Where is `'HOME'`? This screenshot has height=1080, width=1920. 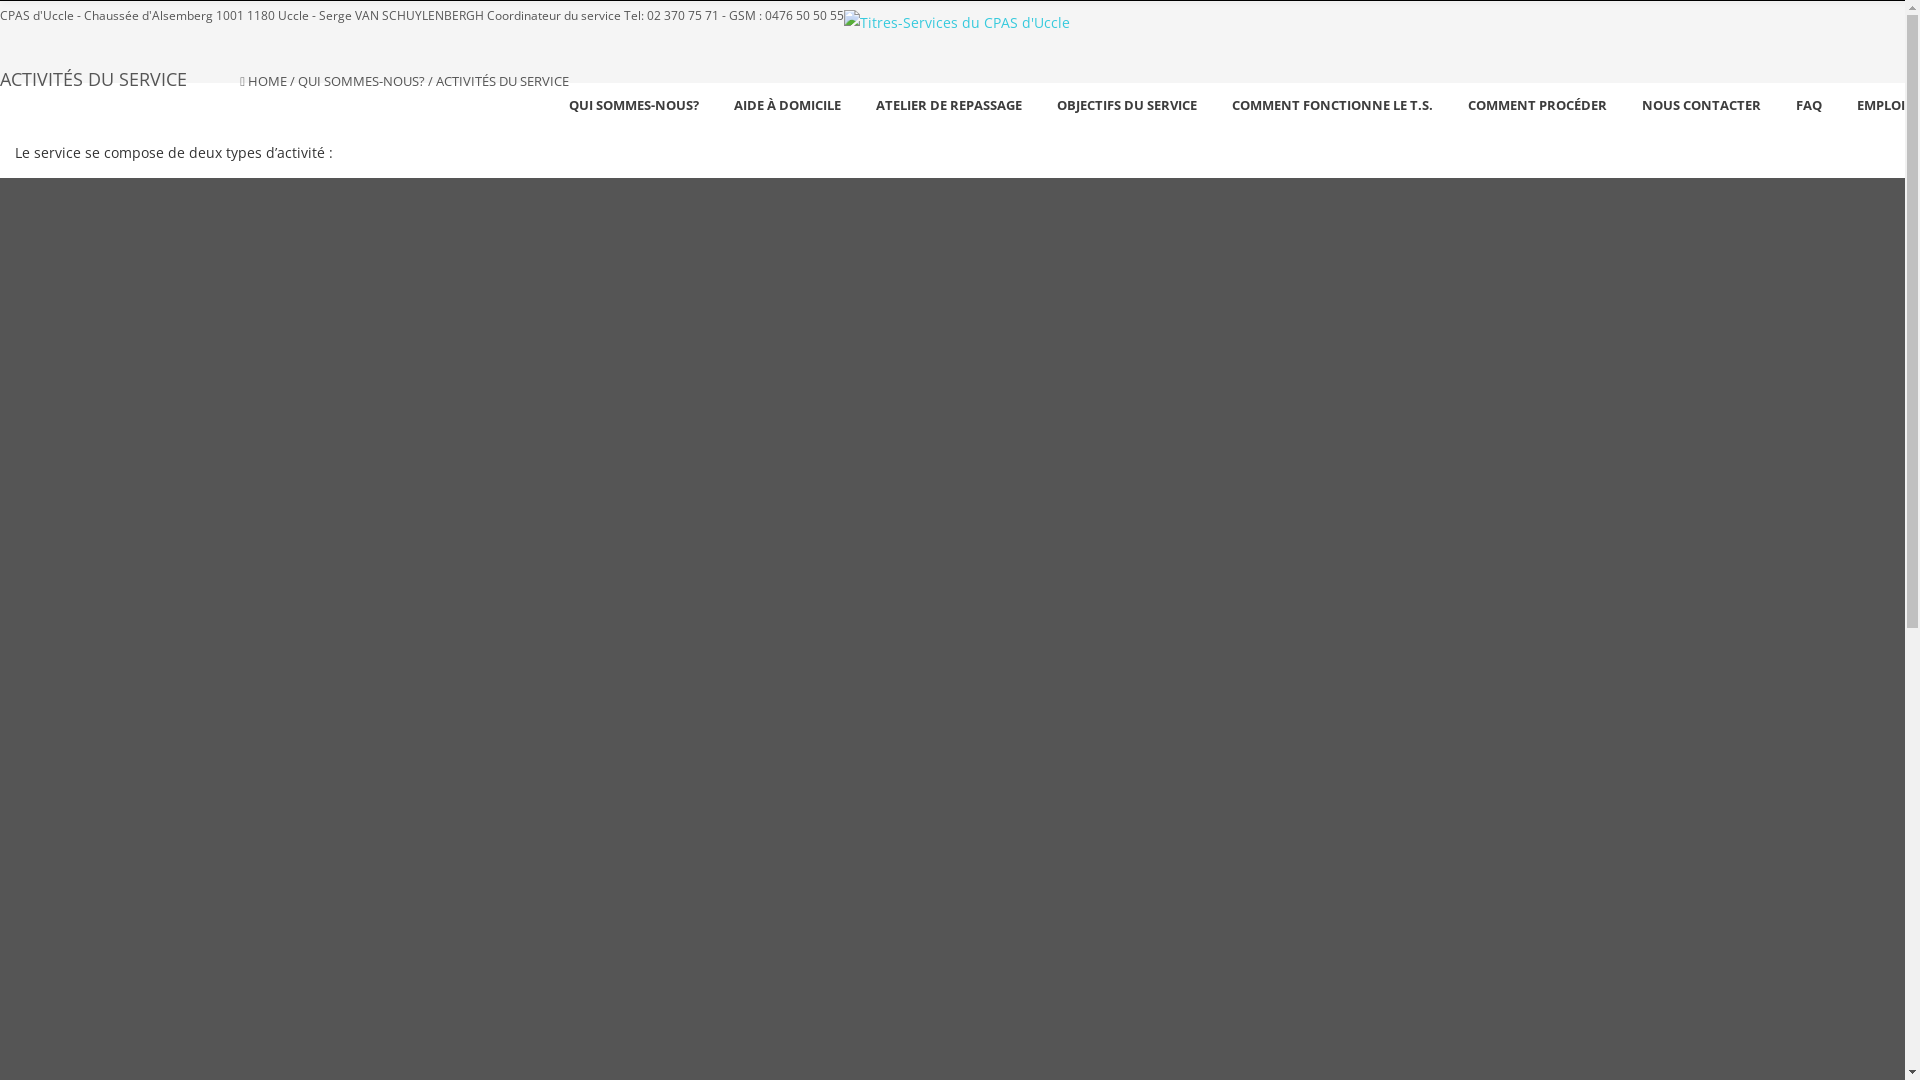 'HOME' is located at coordinates (247, 80).